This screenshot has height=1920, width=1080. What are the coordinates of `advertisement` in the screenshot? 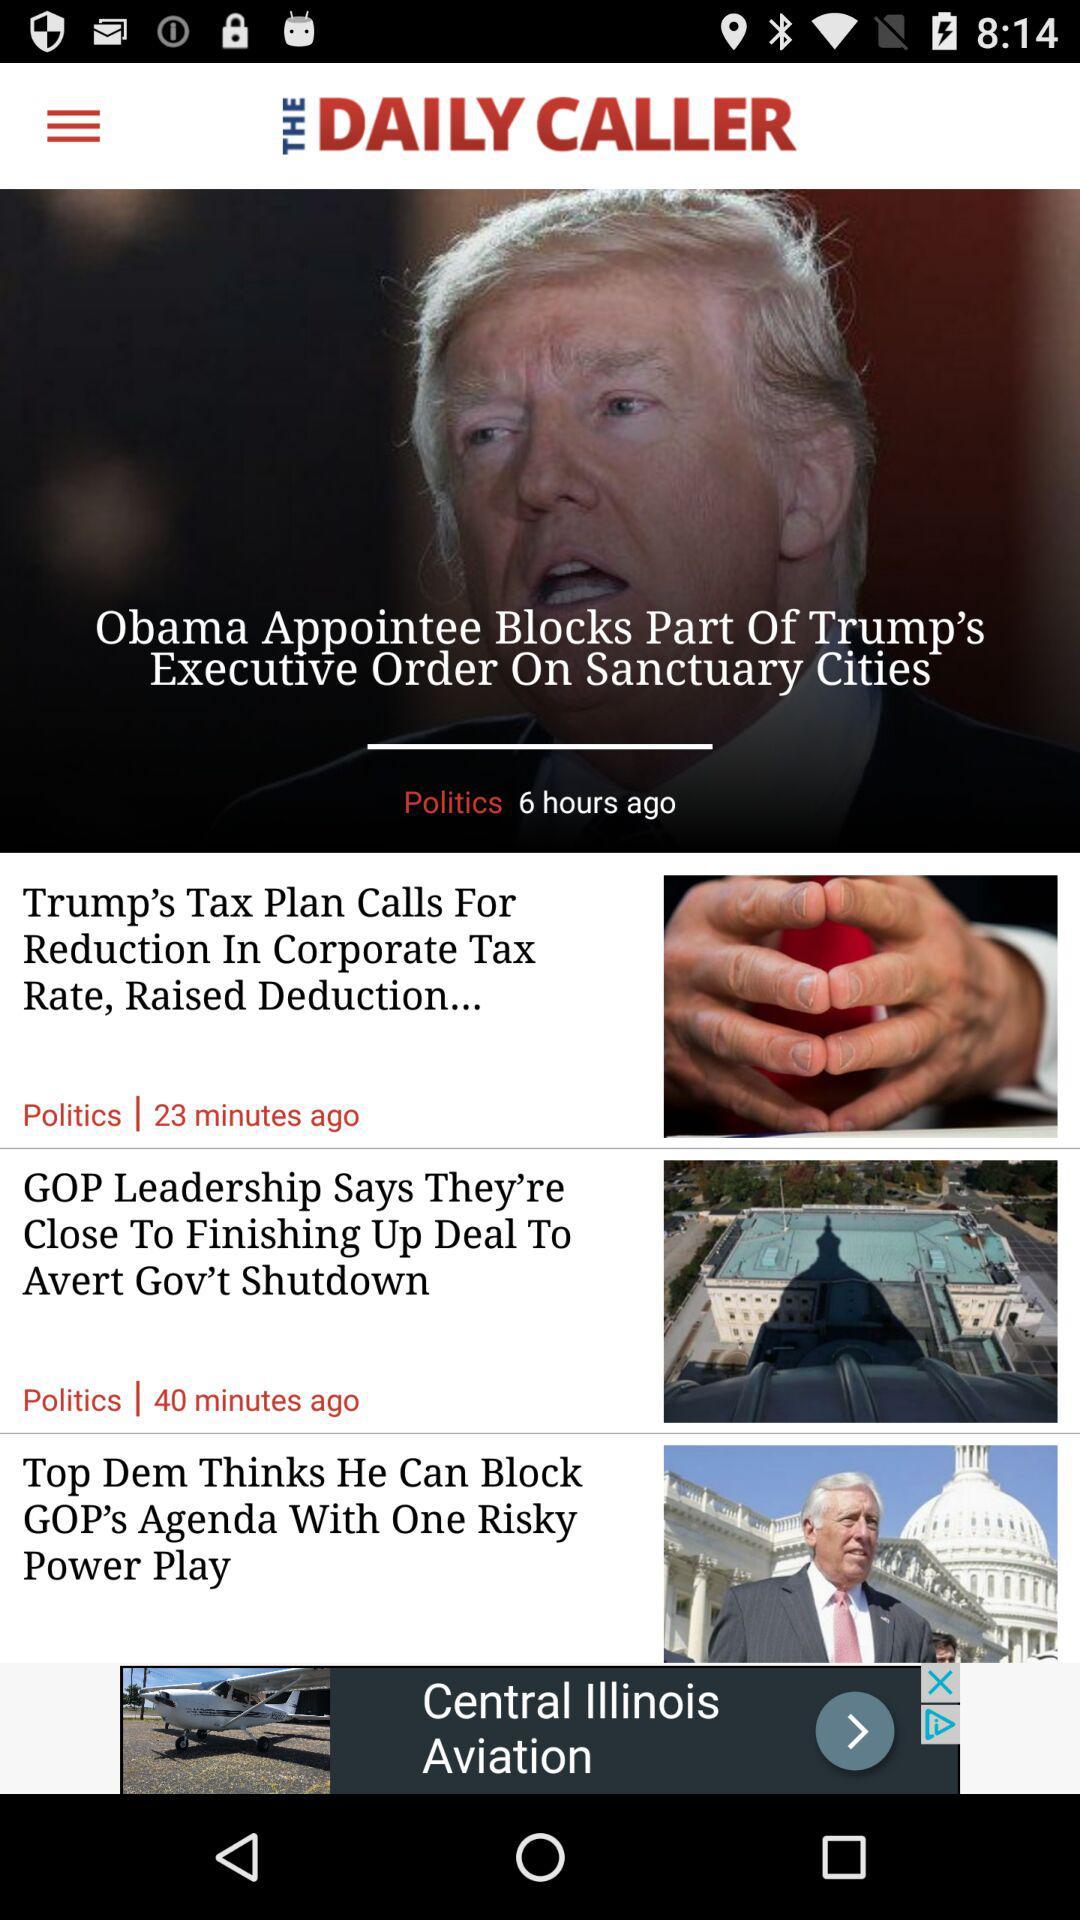 It's located at (540, 520).